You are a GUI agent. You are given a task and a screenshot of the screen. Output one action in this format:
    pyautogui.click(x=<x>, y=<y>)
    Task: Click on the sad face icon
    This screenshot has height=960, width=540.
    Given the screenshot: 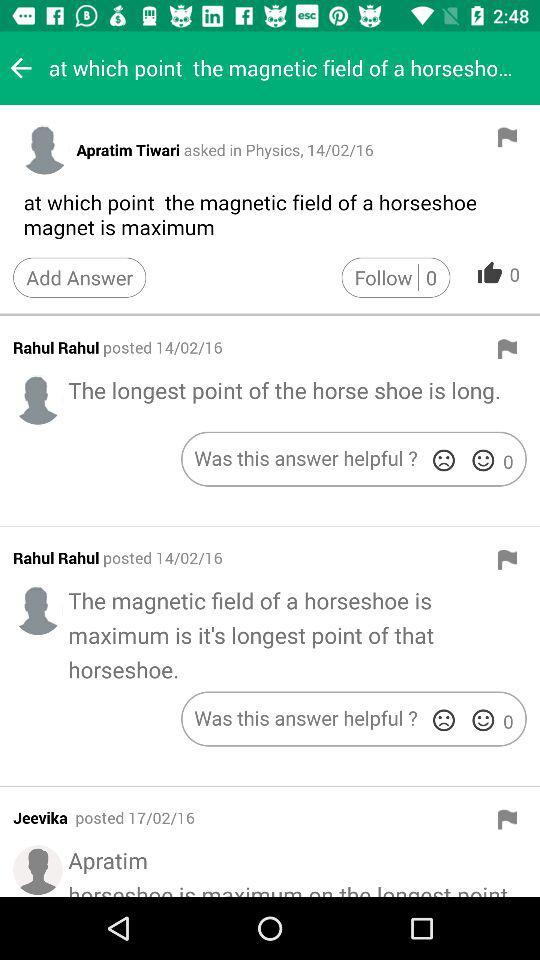 What is the action you would take?
    pyautogui.click(x=443, y=460)
    